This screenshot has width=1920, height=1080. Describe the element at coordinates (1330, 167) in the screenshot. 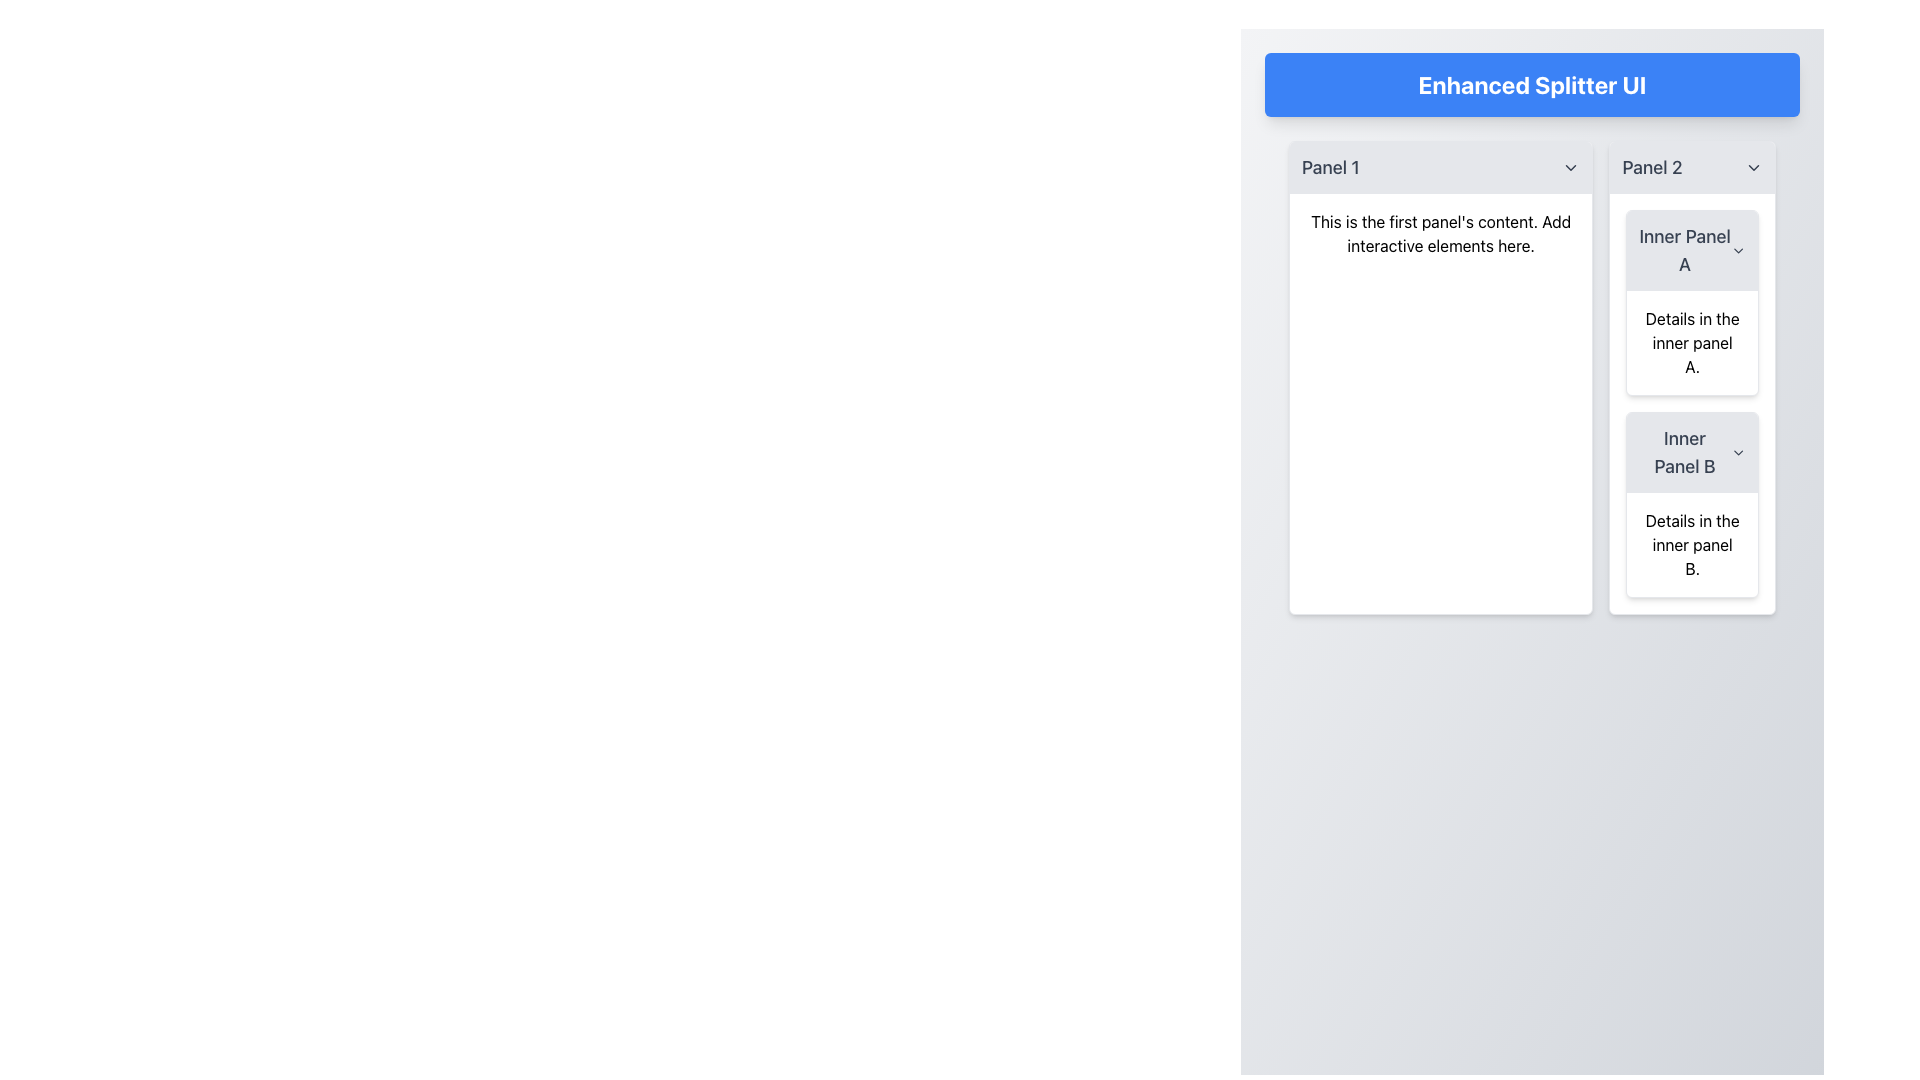

I see `the 'Panel 1' Label which is displayed in a large gray font within a light gray panel header, located at the top of the left panel section` at that location.